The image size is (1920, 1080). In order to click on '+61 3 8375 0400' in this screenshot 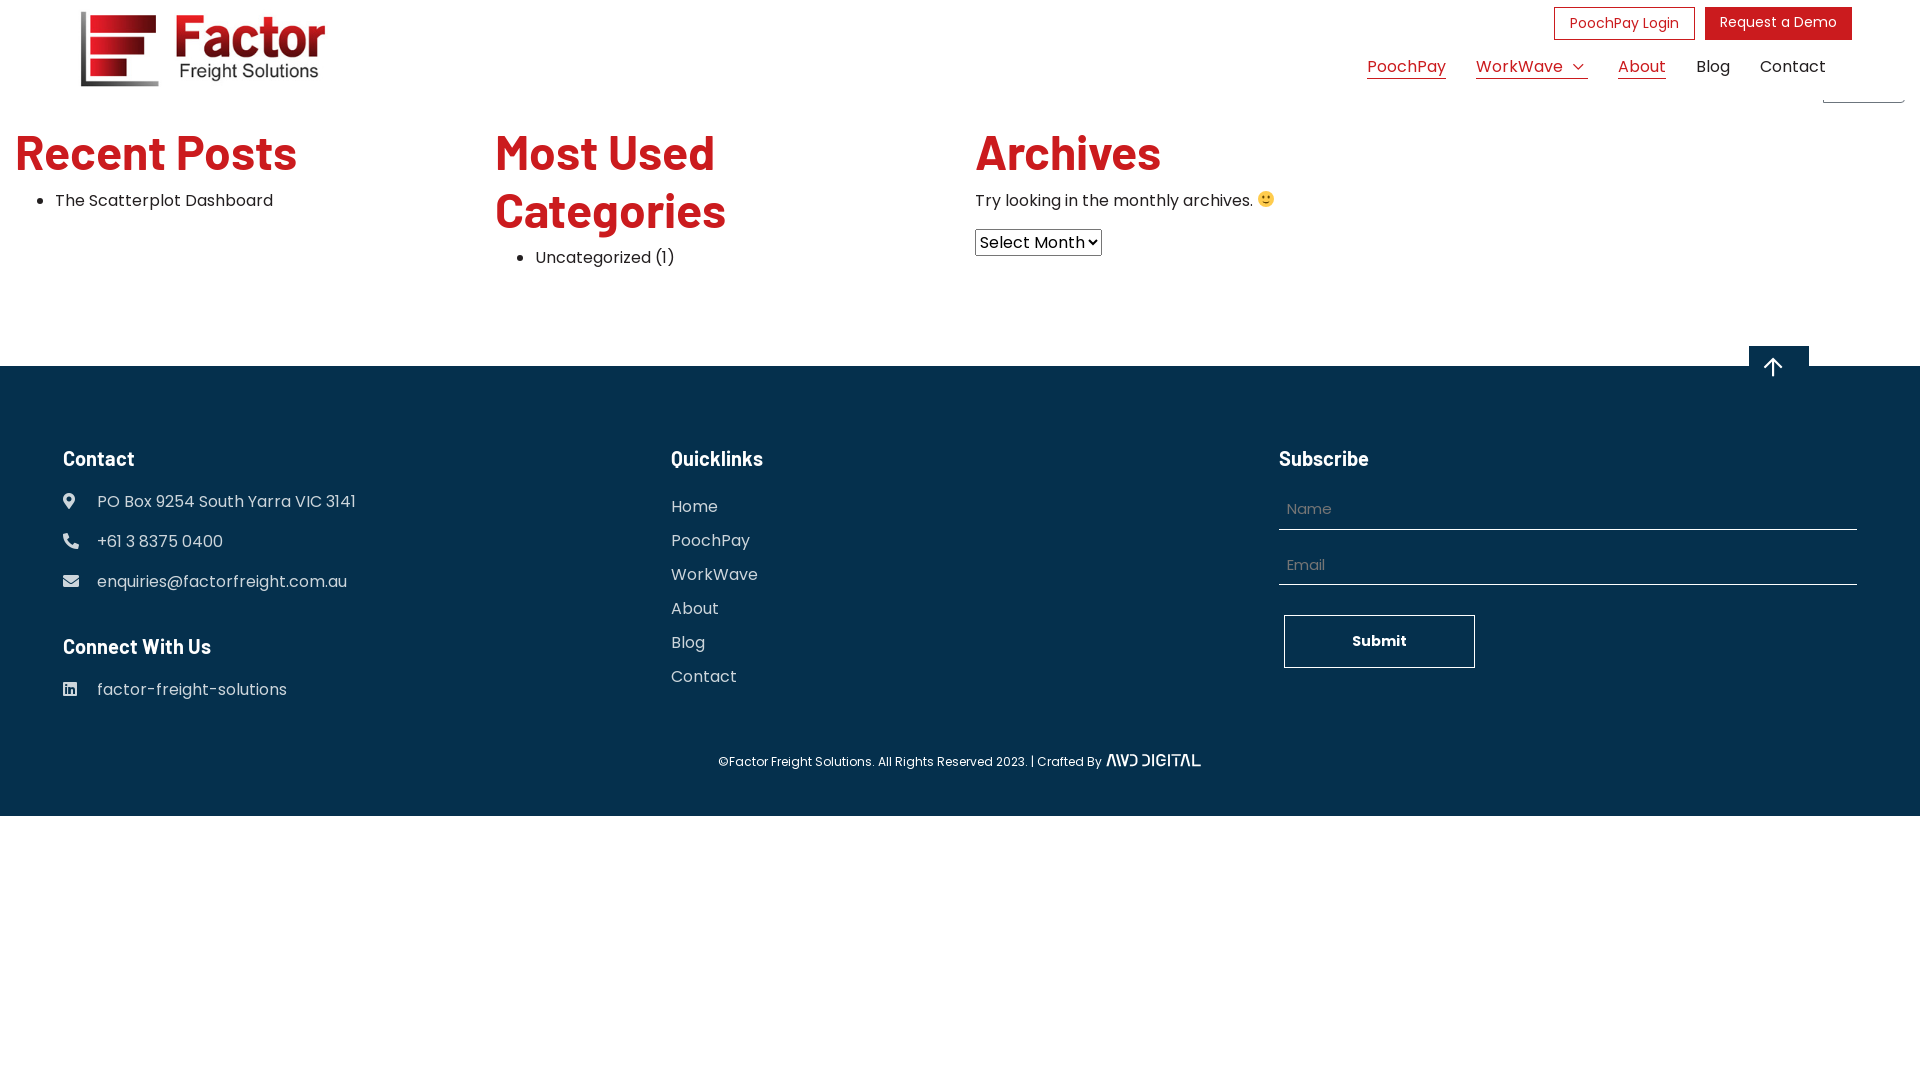, I will do `click(158, 542)`.